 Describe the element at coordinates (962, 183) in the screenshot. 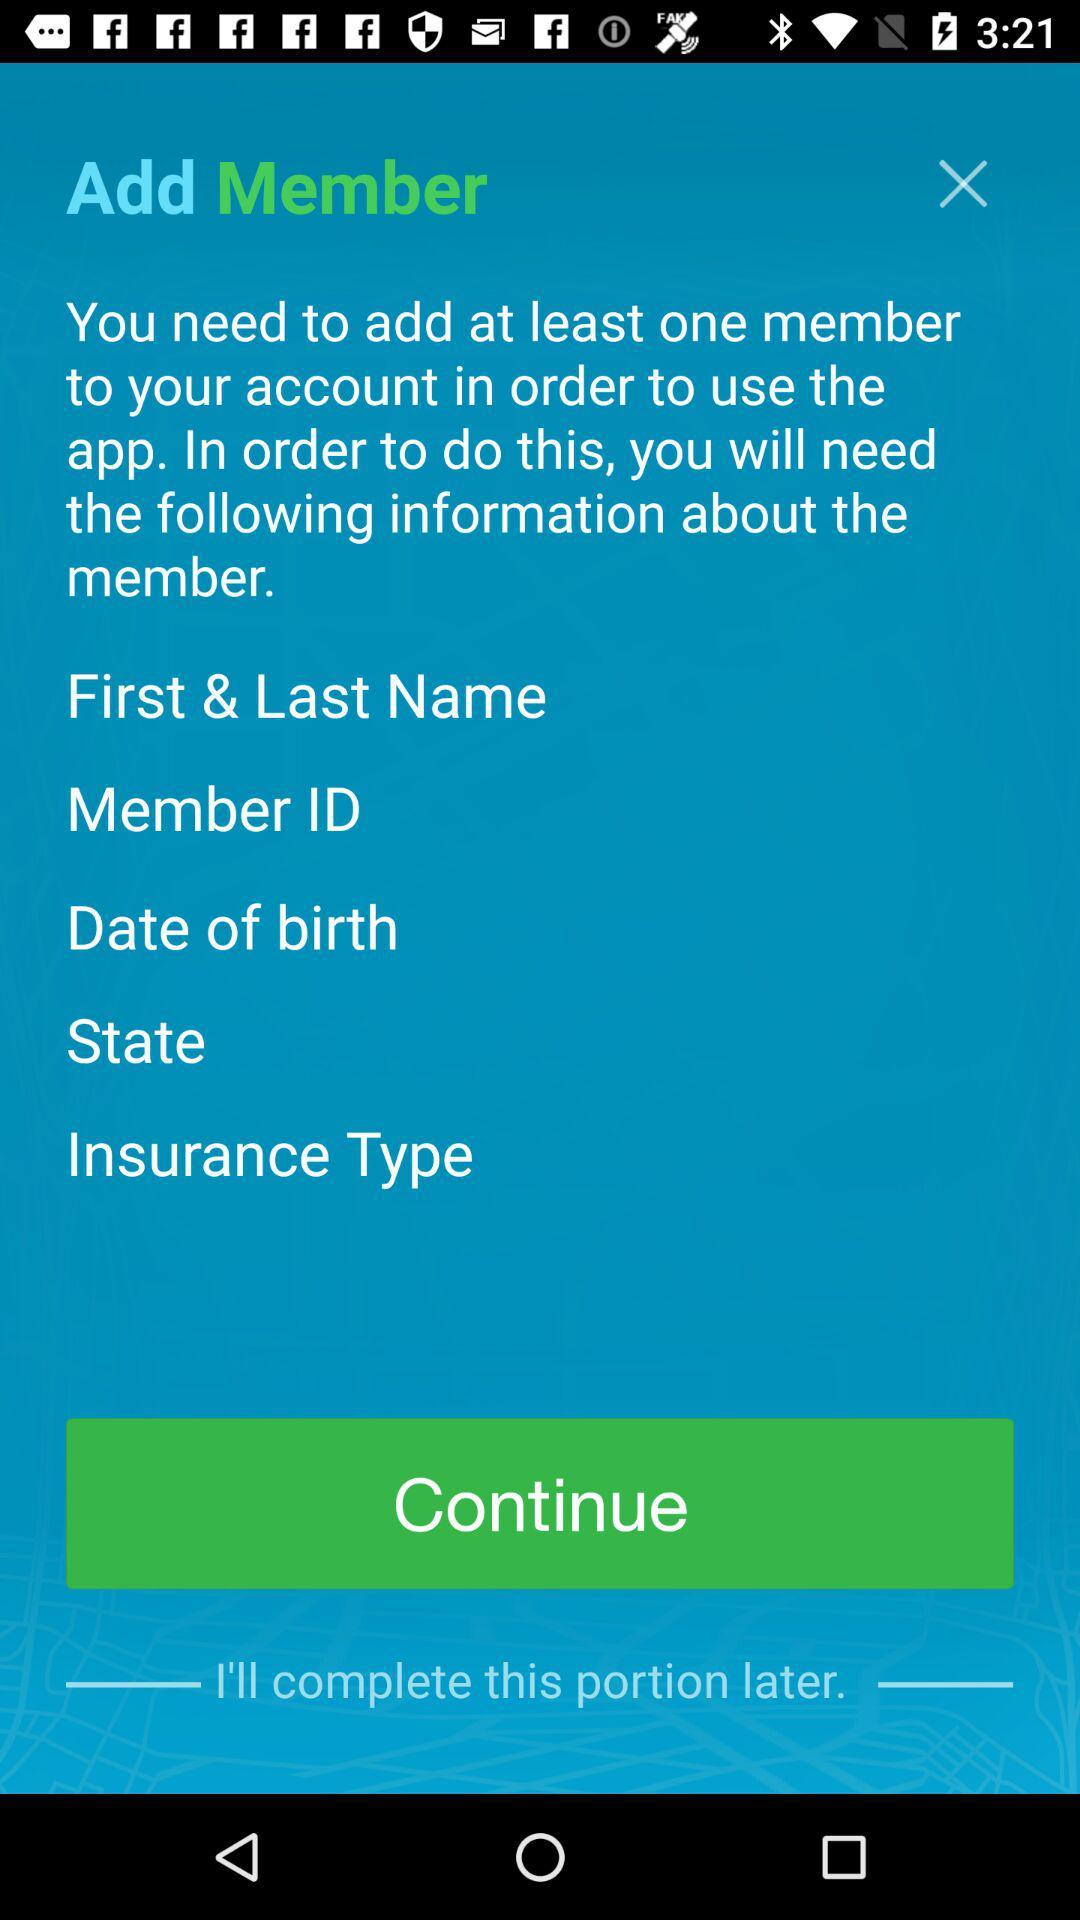

I see `icon next to add member item` at that location.